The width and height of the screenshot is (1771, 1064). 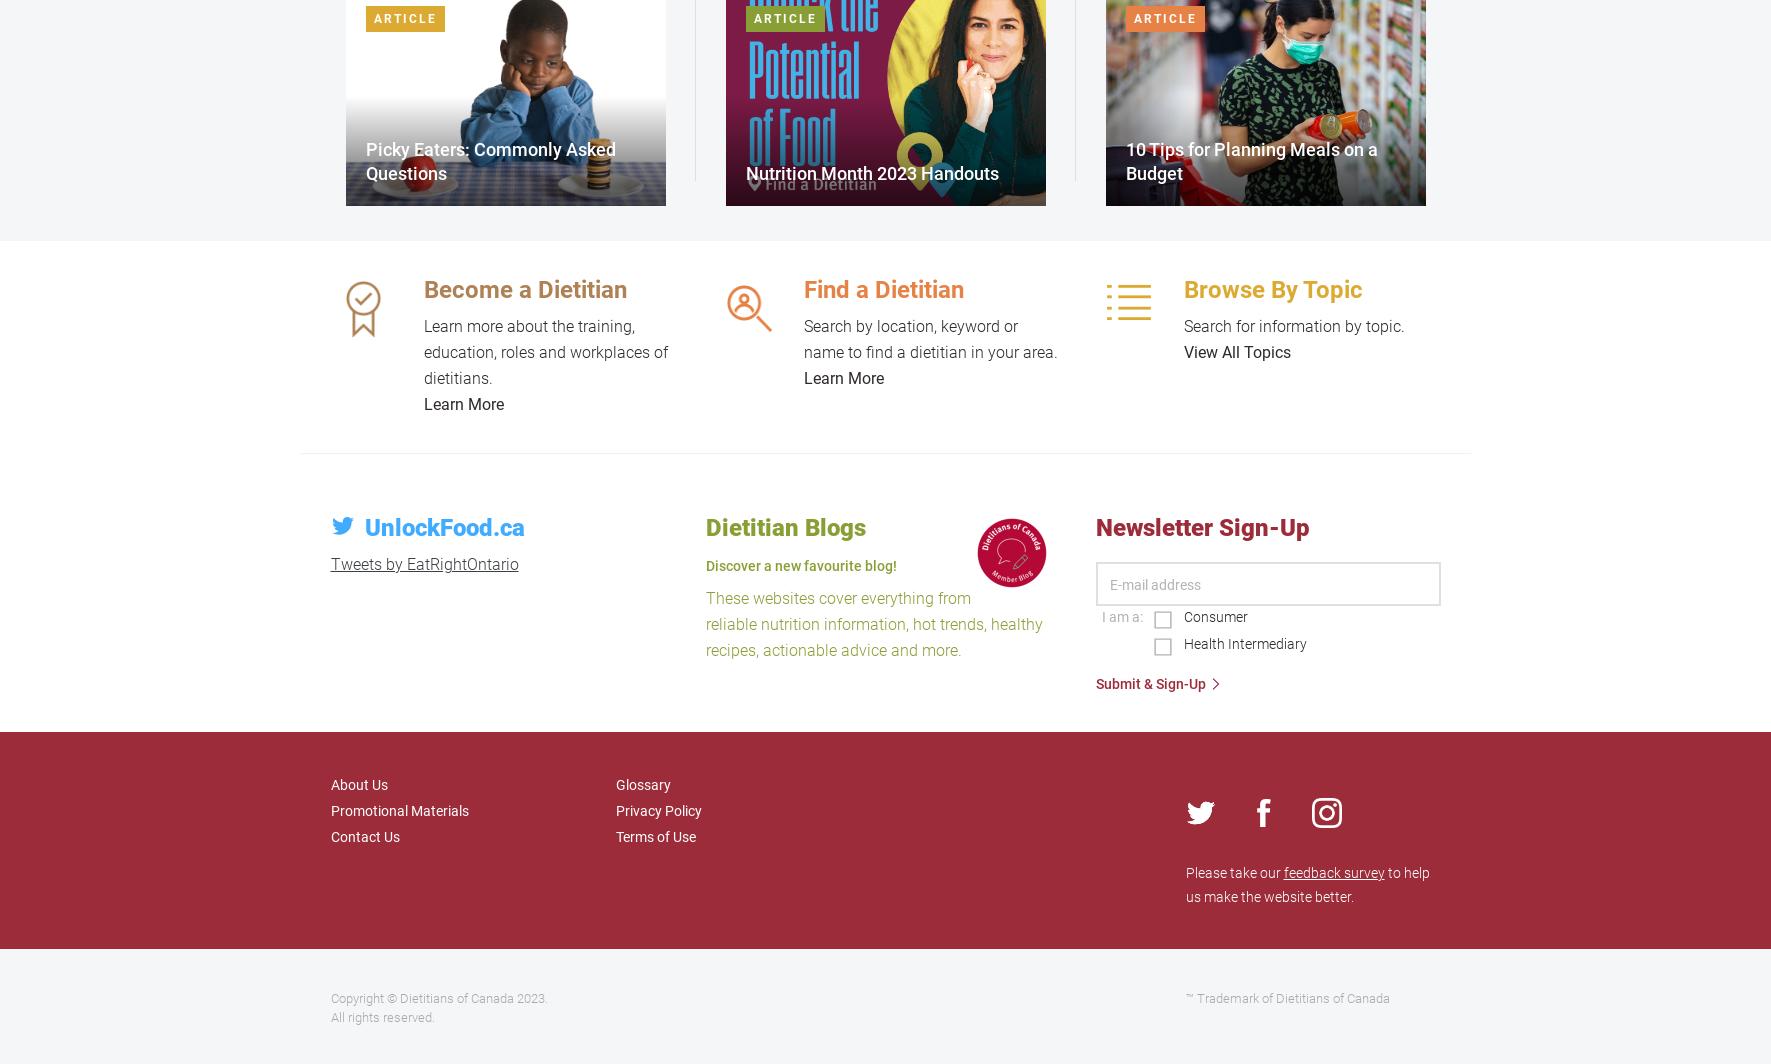 I want to click on 'Search by location, keyword or name to find a dietitian in your area.', so click(x=929, y=339).